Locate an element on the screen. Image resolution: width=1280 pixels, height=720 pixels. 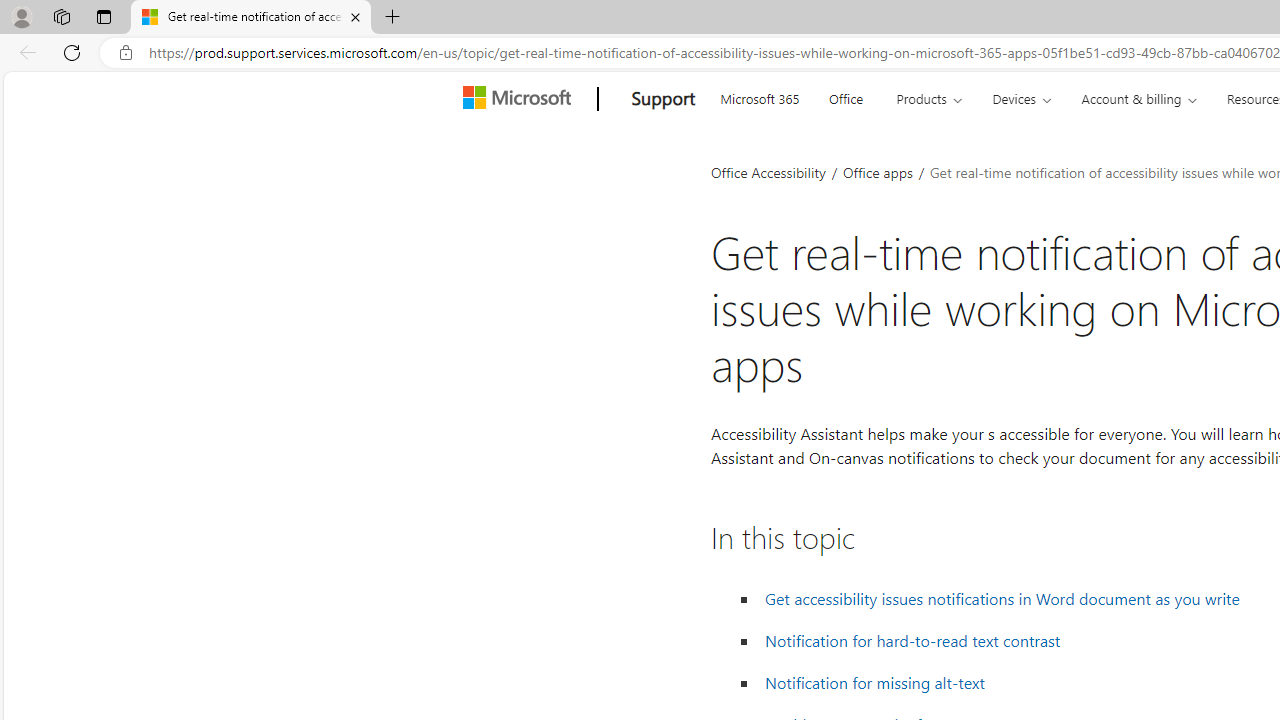
' Notification for missing alt-text' is located at coordinates (875, 681).